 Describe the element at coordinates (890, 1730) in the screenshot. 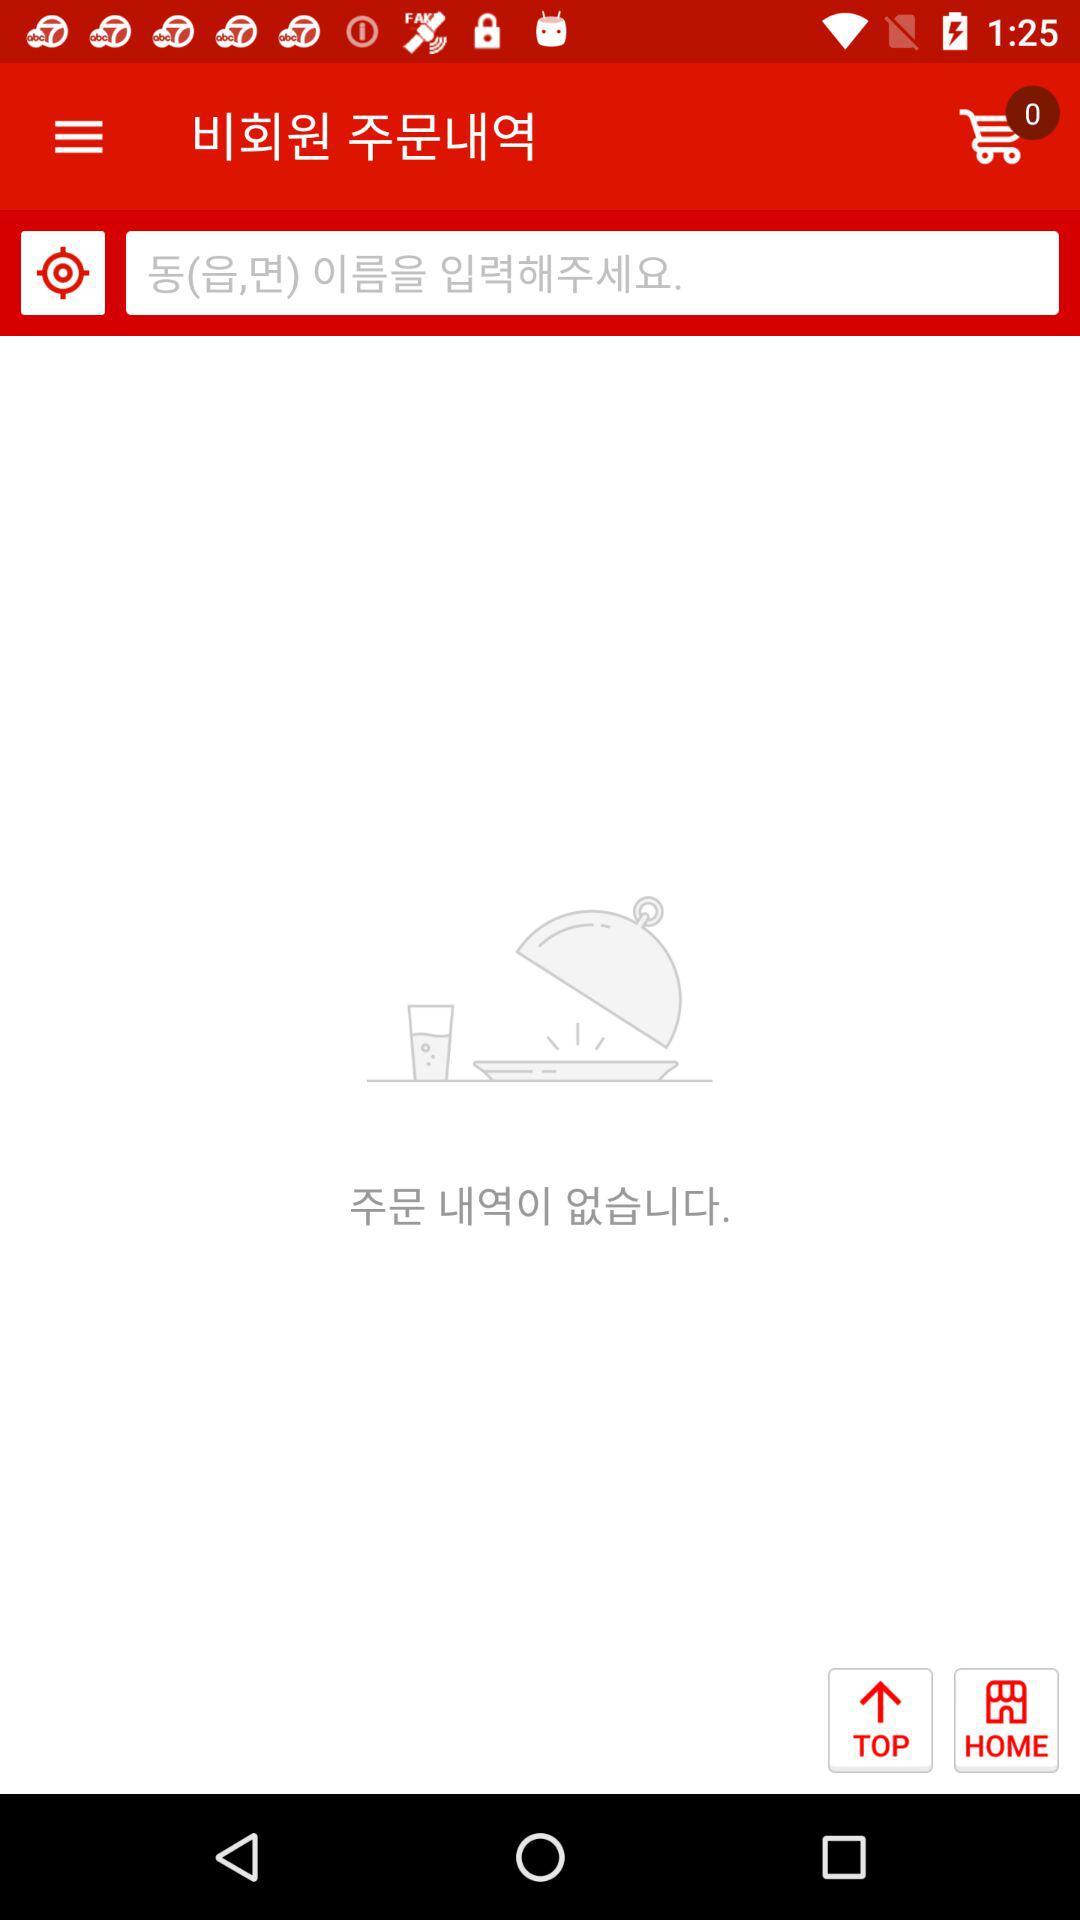

I see `the arrow_upward icon` at that location.